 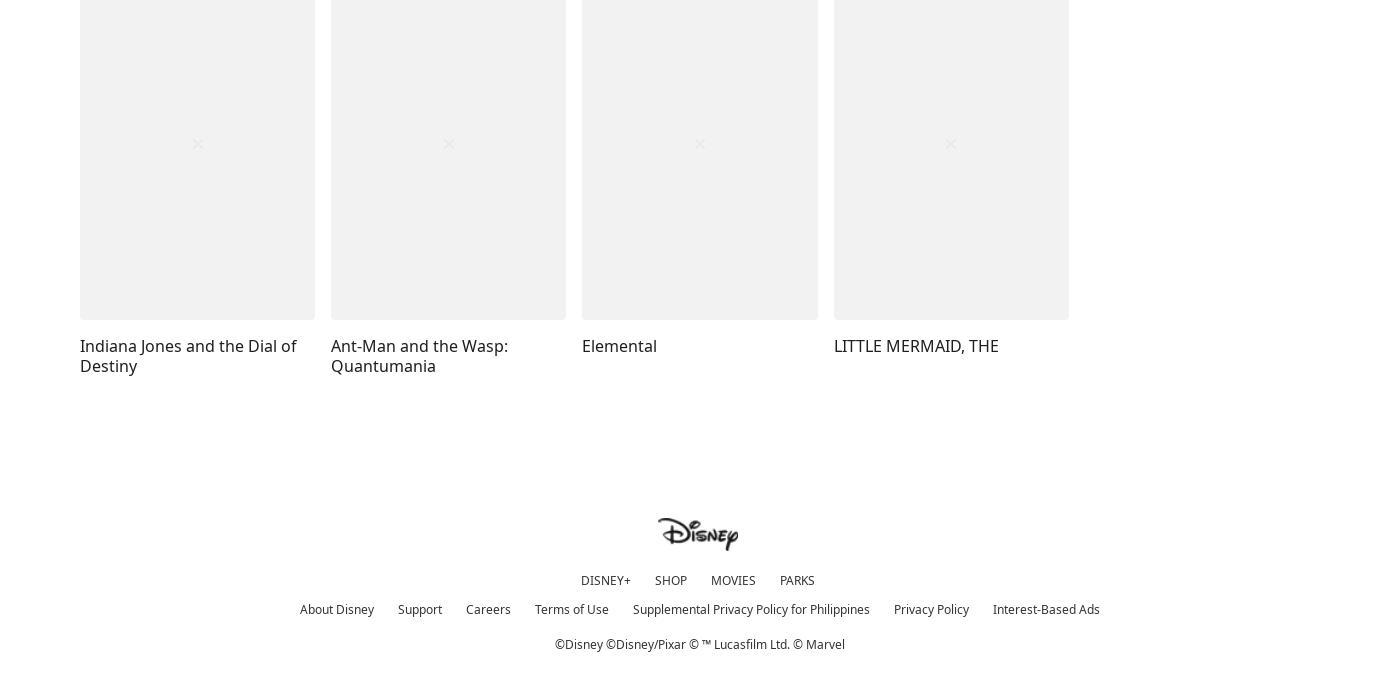 I want to click on 'Elemental', so click(x=619, y=344).